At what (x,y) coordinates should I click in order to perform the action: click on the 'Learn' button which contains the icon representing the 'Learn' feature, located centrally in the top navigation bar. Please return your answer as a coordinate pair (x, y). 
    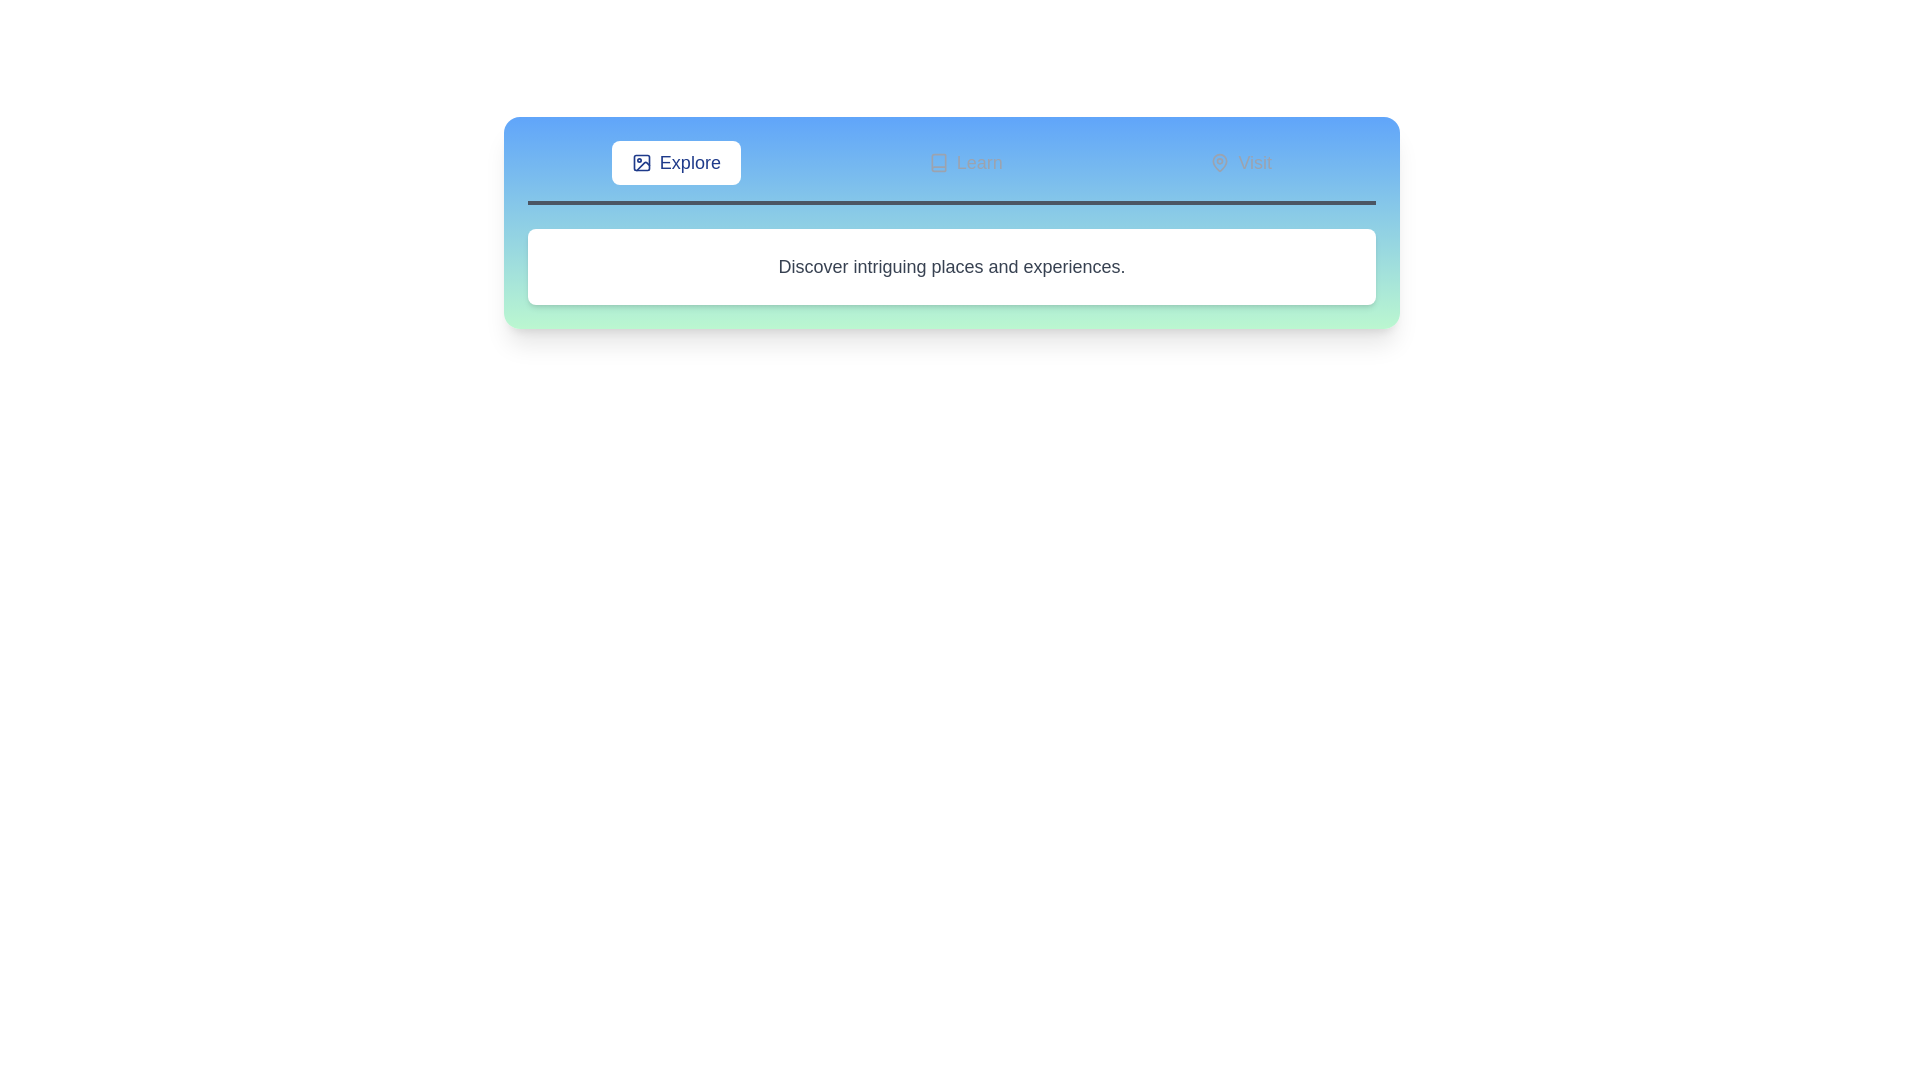
    Looking at the image, I should click on (937, 161).